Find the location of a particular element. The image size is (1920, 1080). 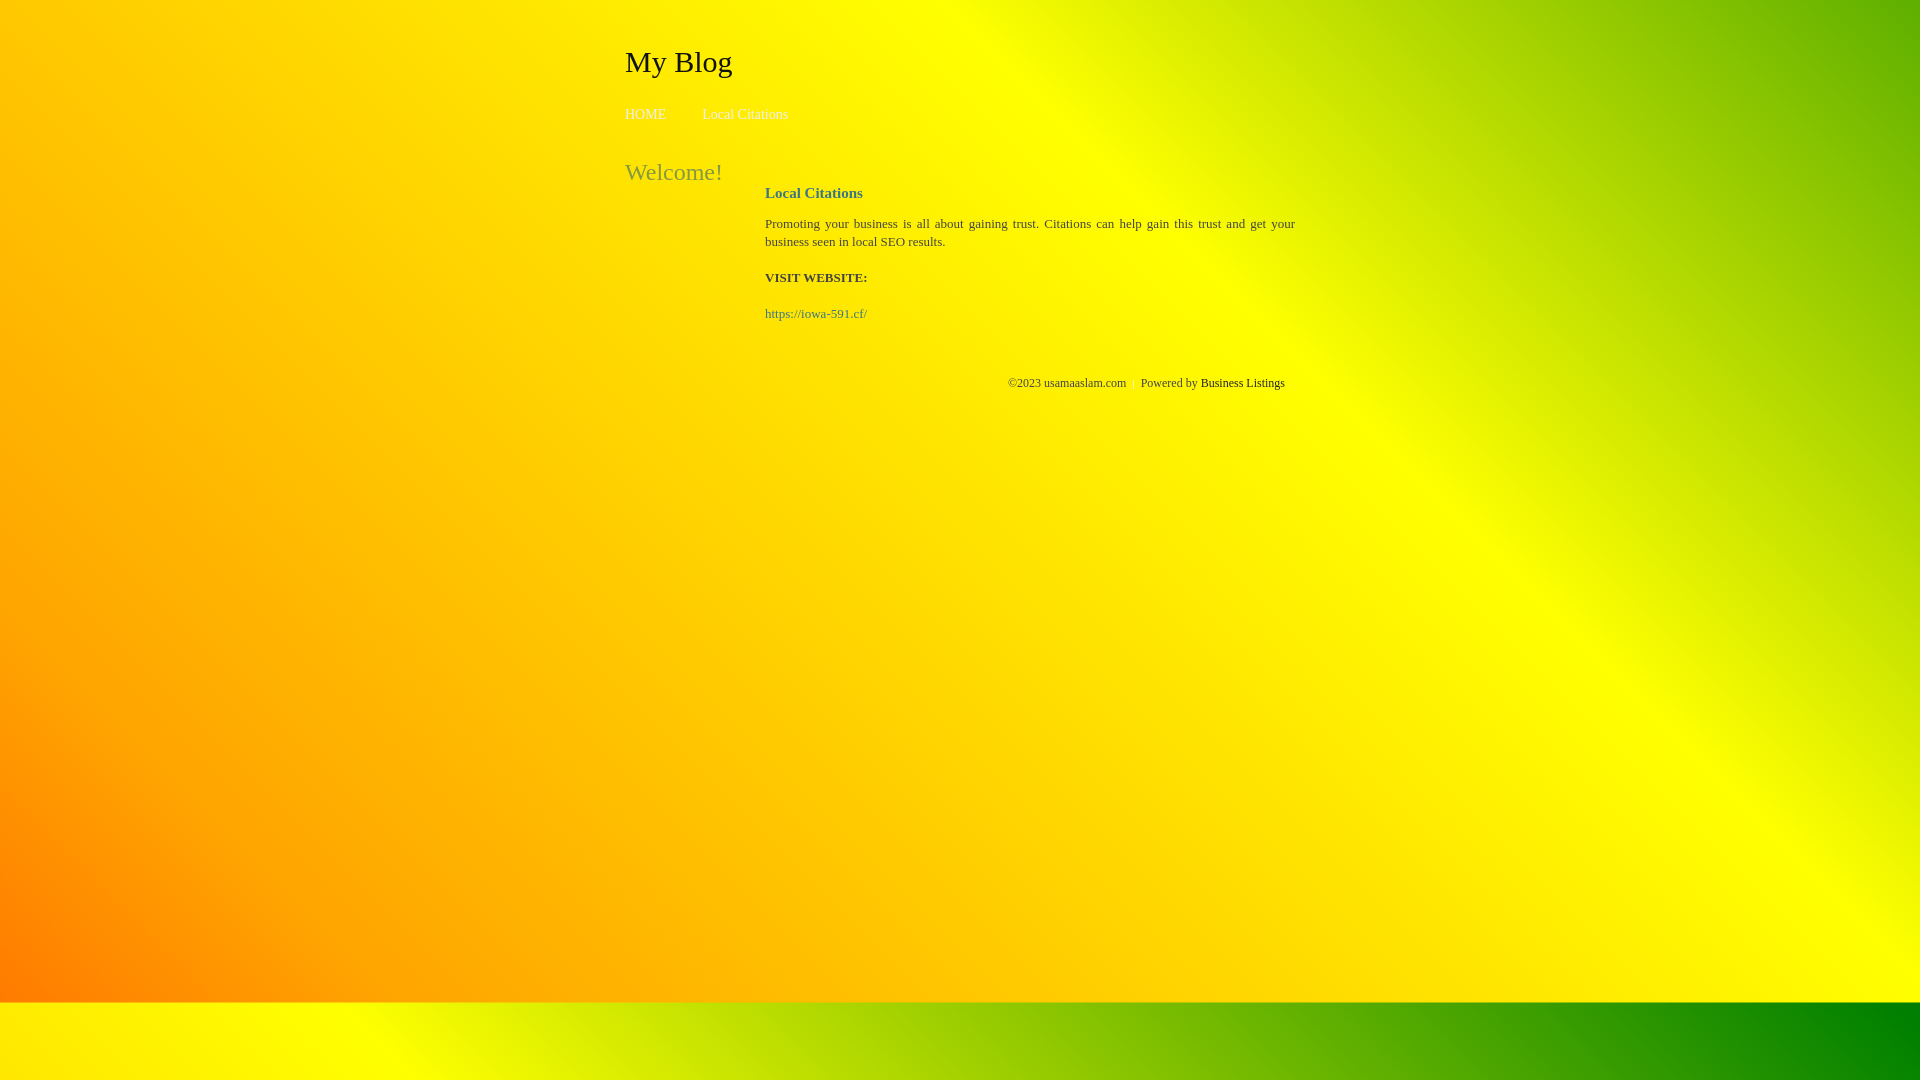

'Local Citations' is located at coordinates (743, 114).